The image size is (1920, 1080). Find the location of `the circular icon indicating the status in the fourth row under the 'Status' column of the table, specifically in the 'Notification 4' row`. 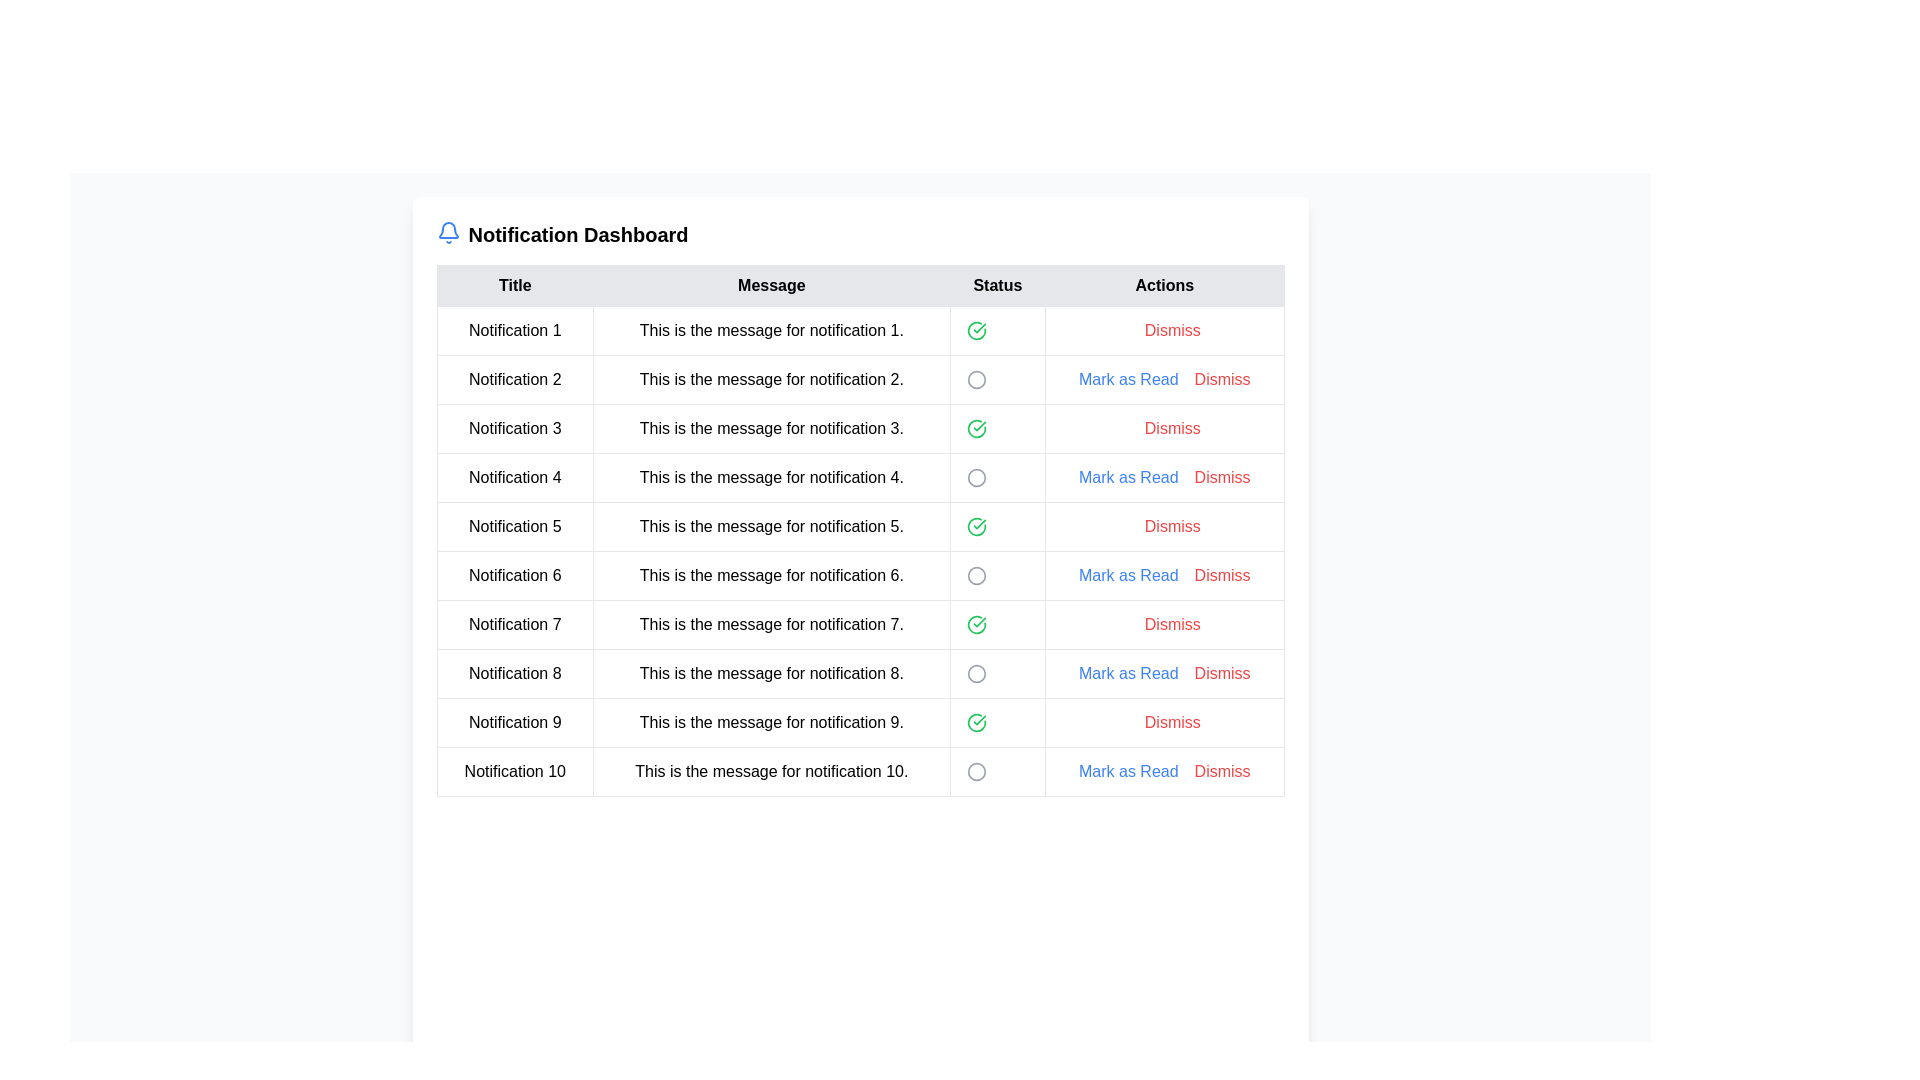

the circular icon indicating the status in the fourth row under the 'Status' column of the table, specifically in the 'Notification 4' row is located at coordinates (976, 478).